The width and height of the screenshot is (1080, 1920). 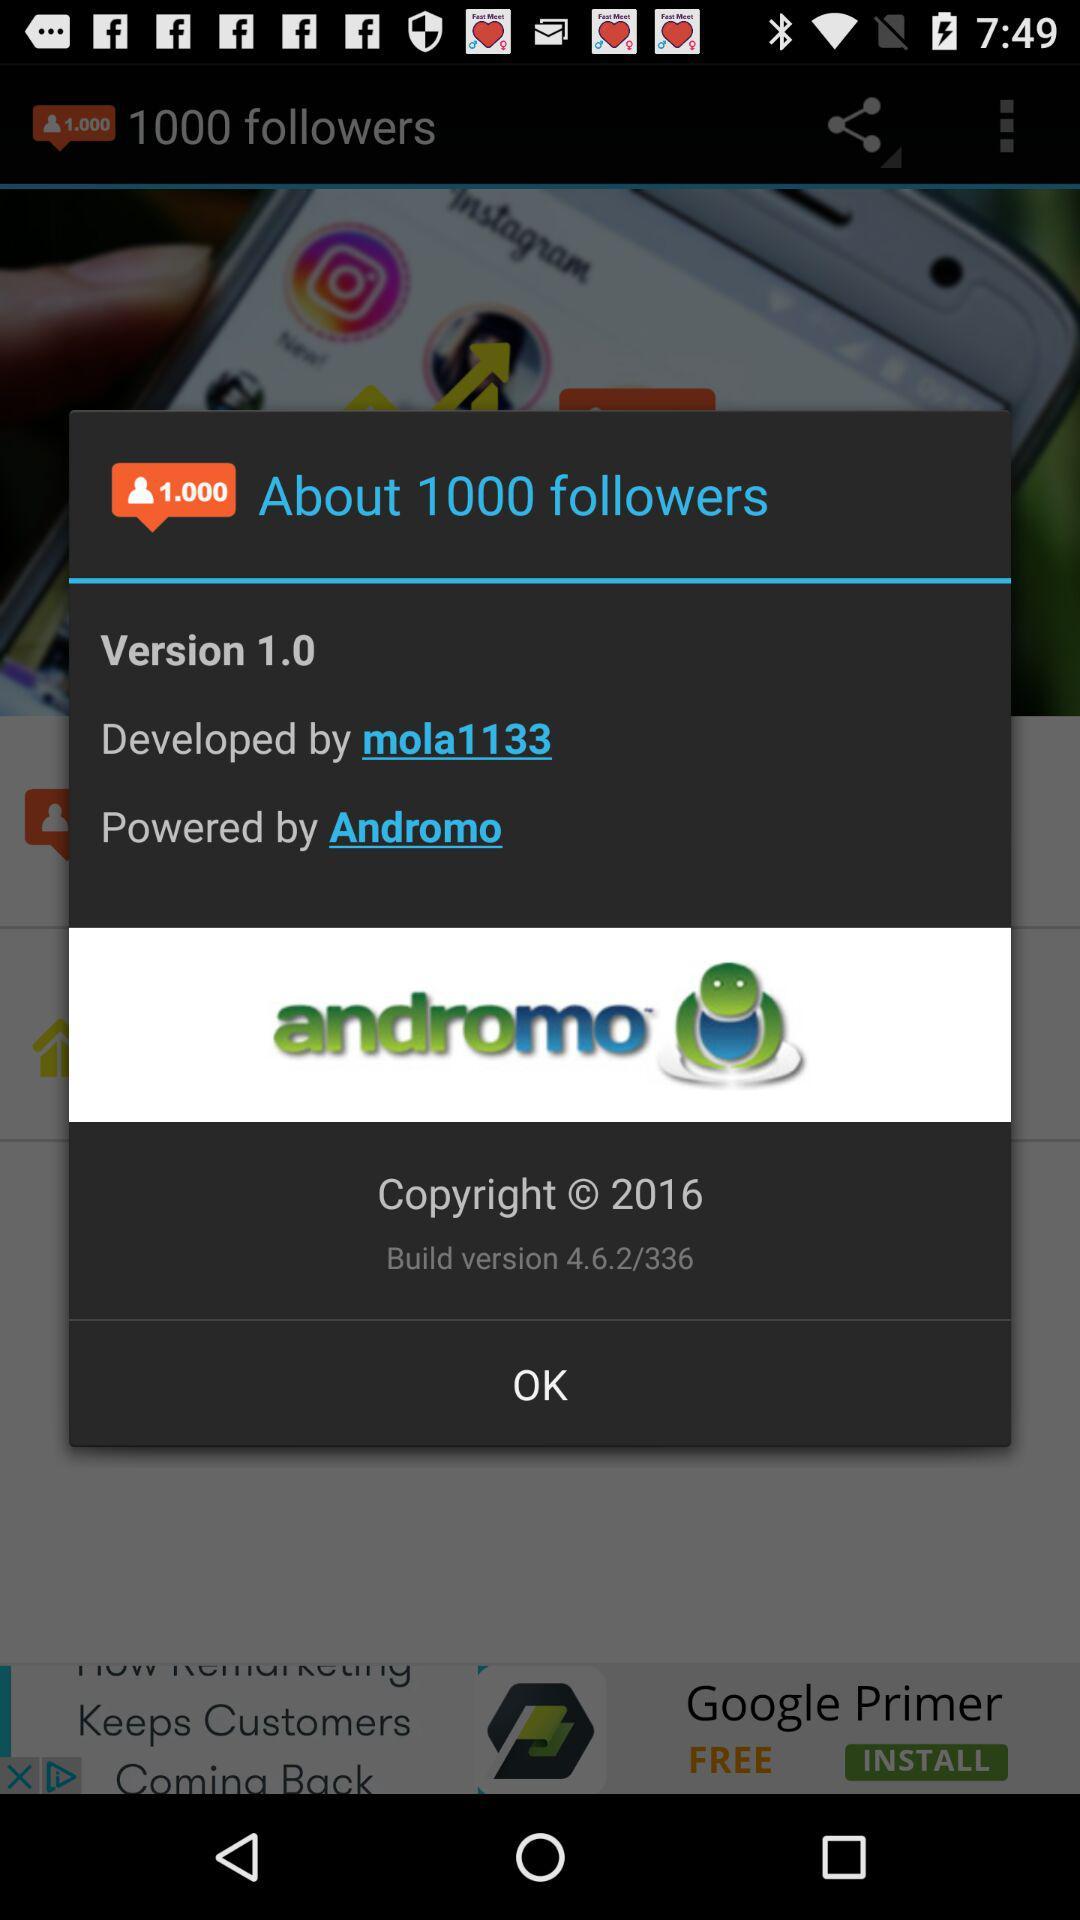 I want to click on icon above powered by andromo app, so click(x=540, y=752).